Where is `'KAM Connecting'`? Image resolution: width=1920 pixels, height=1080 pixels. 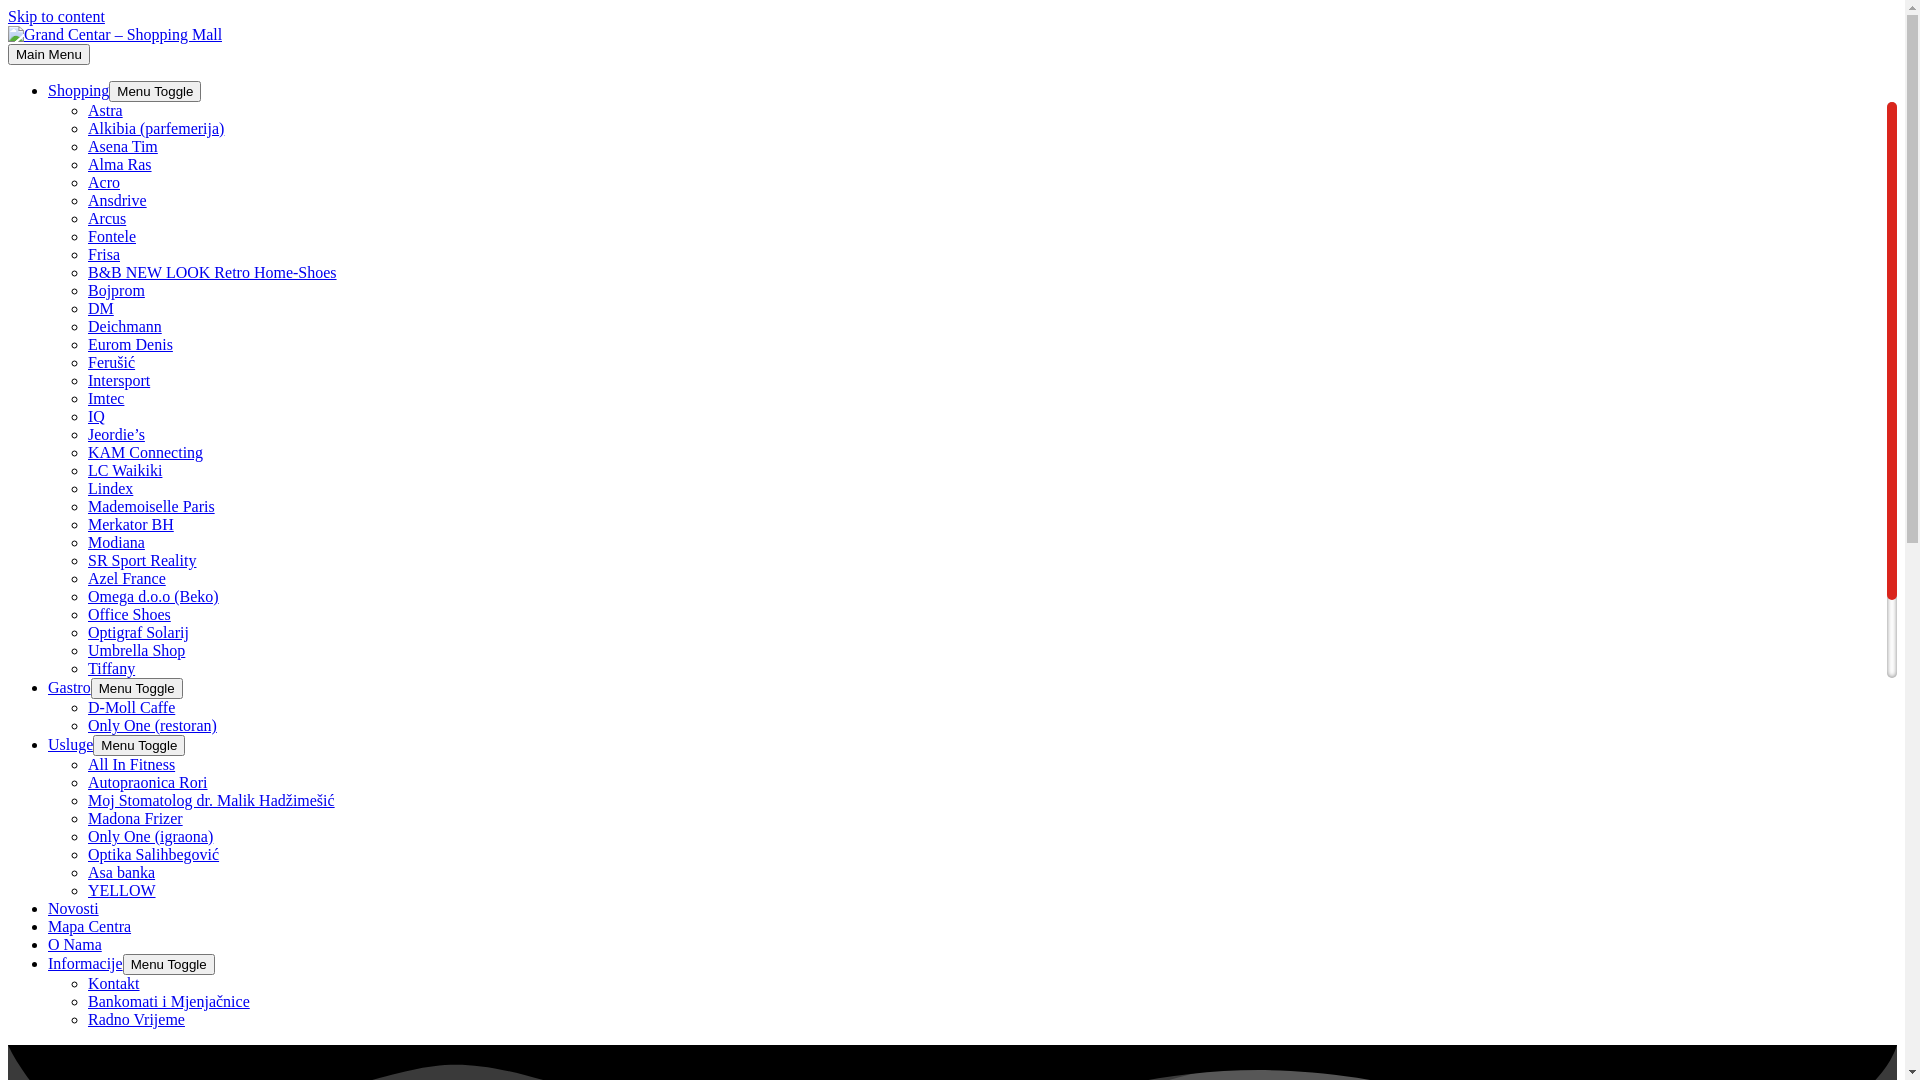 'KAM Connecting' is located at coordinates (86, 452).